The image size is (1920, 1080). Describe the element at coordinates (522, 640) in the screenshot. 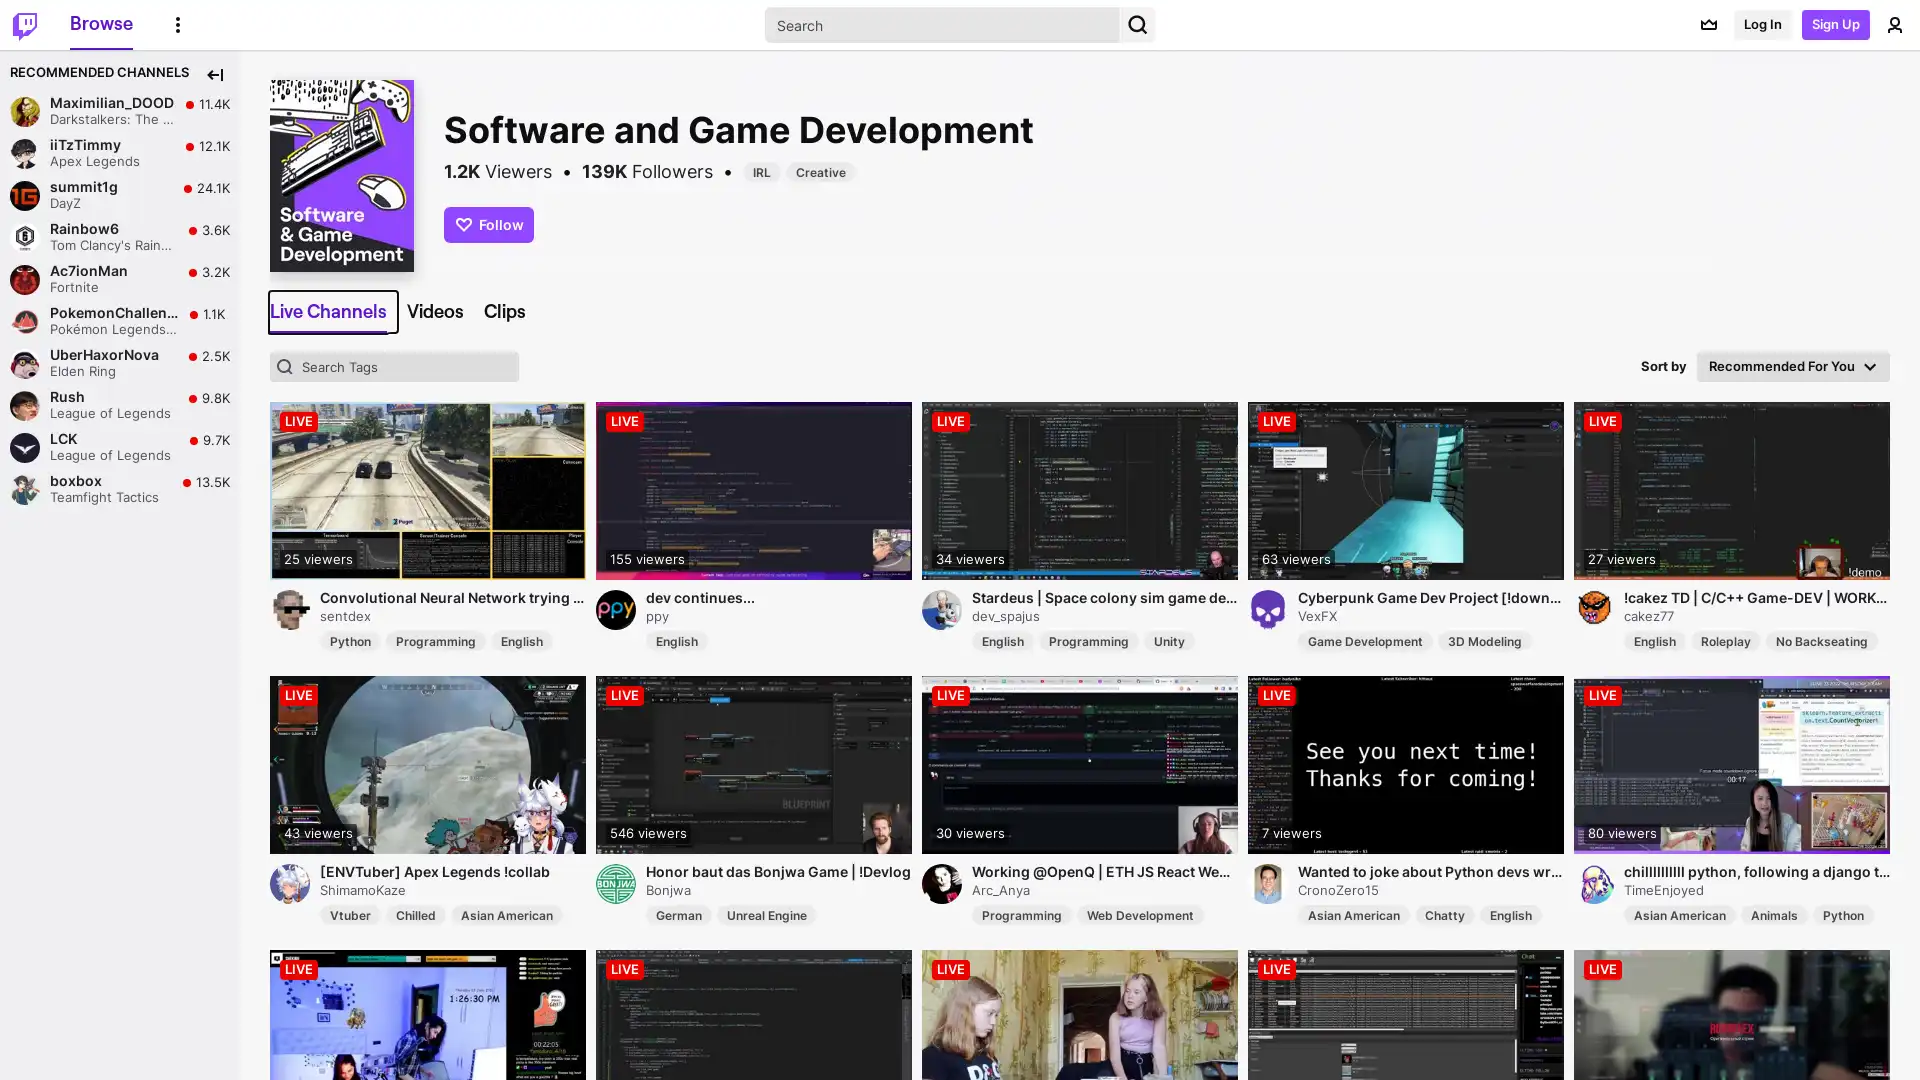

I see `English` at that location.